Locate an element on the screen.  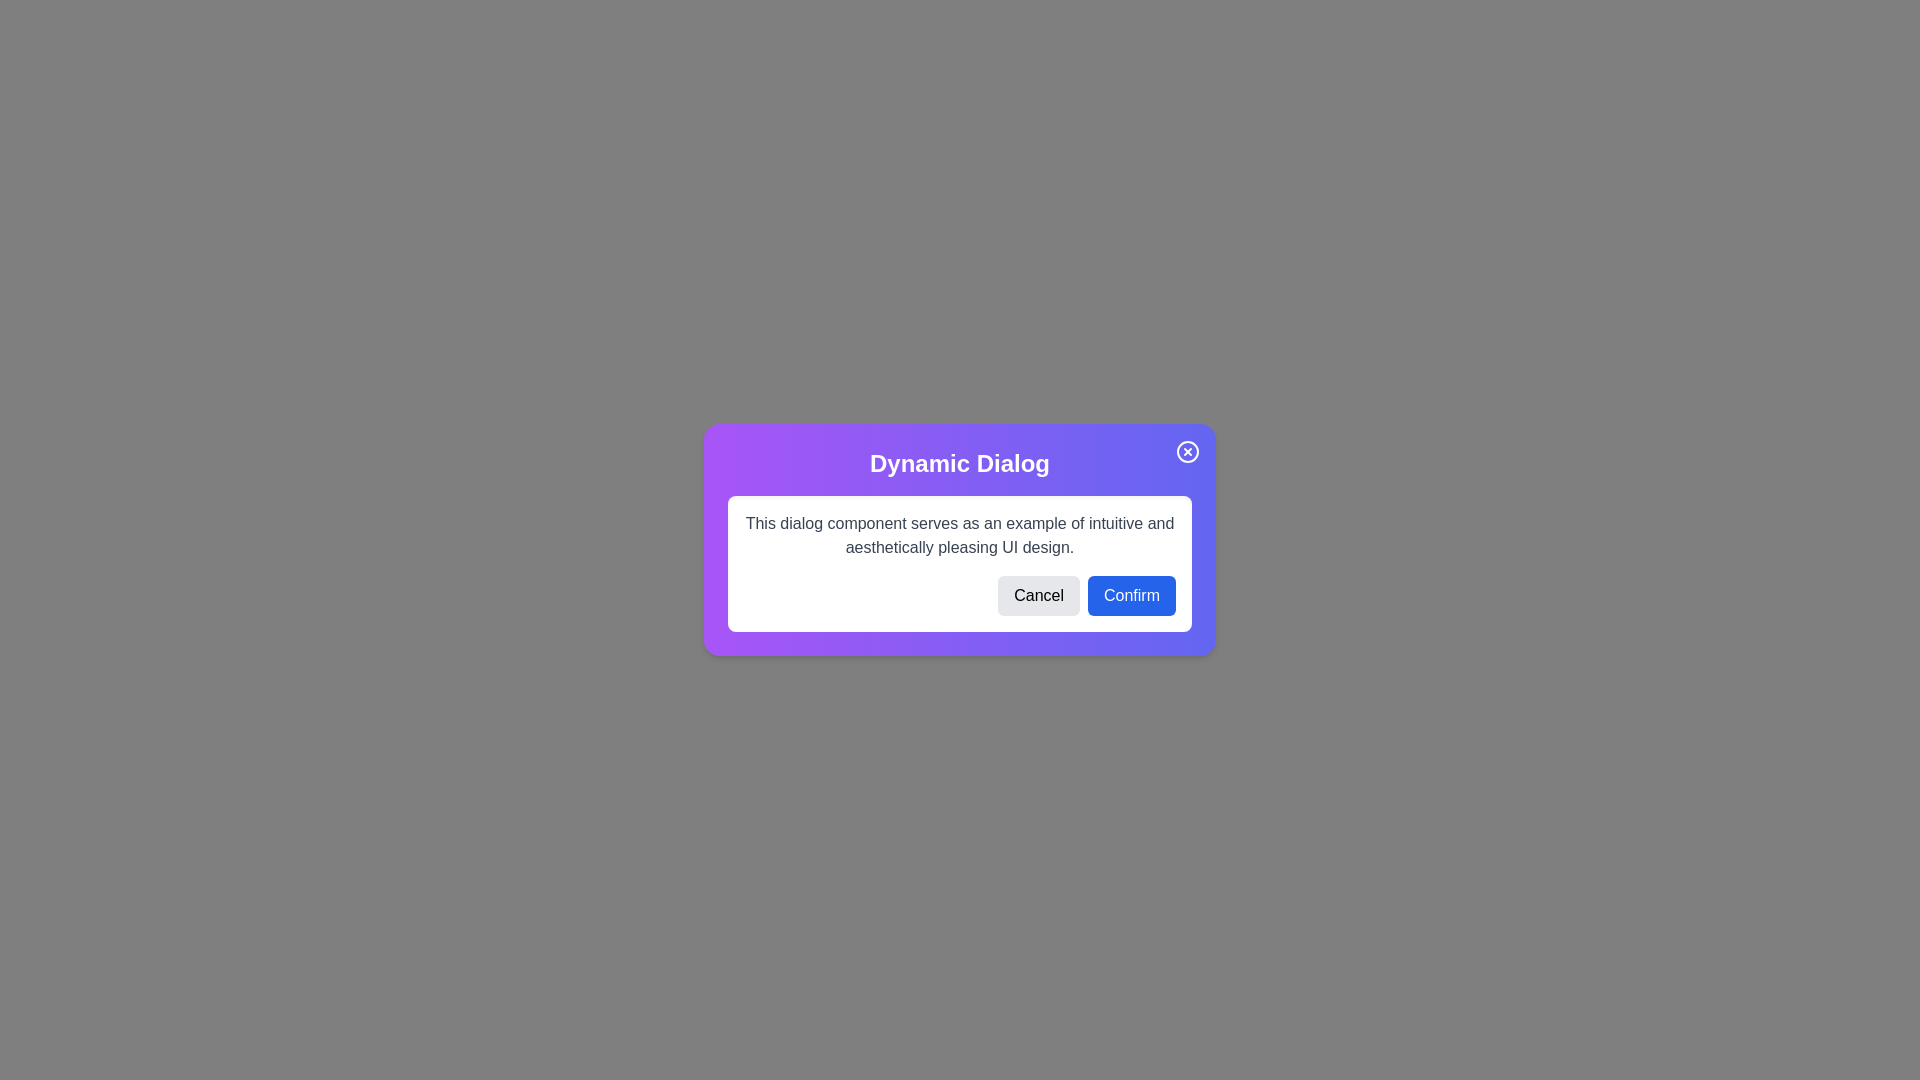
the close button in the top-right corner of the dialog is located at coordinates (1188, 451).